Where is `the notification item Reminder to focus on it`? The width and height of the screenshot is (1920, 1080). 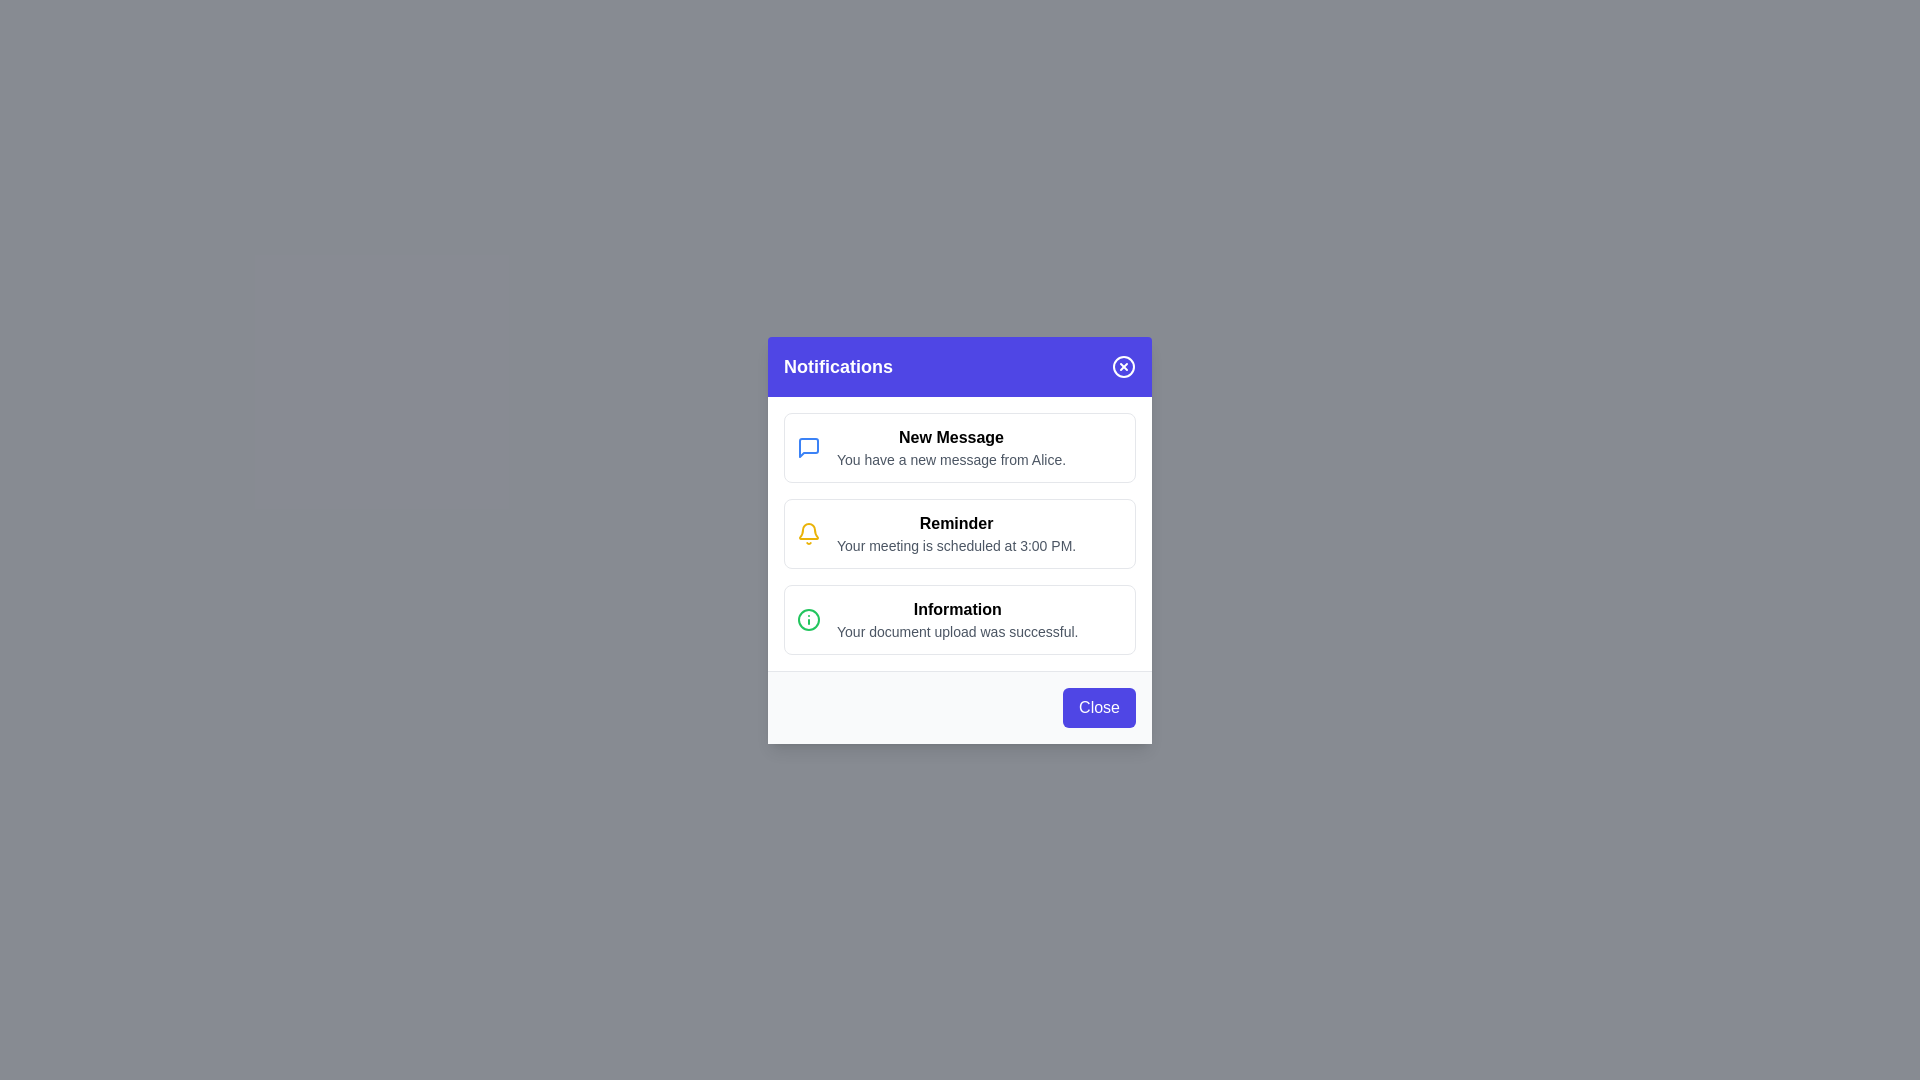
the notification item Reminder to focus on it is located at coordinates (960, 532).